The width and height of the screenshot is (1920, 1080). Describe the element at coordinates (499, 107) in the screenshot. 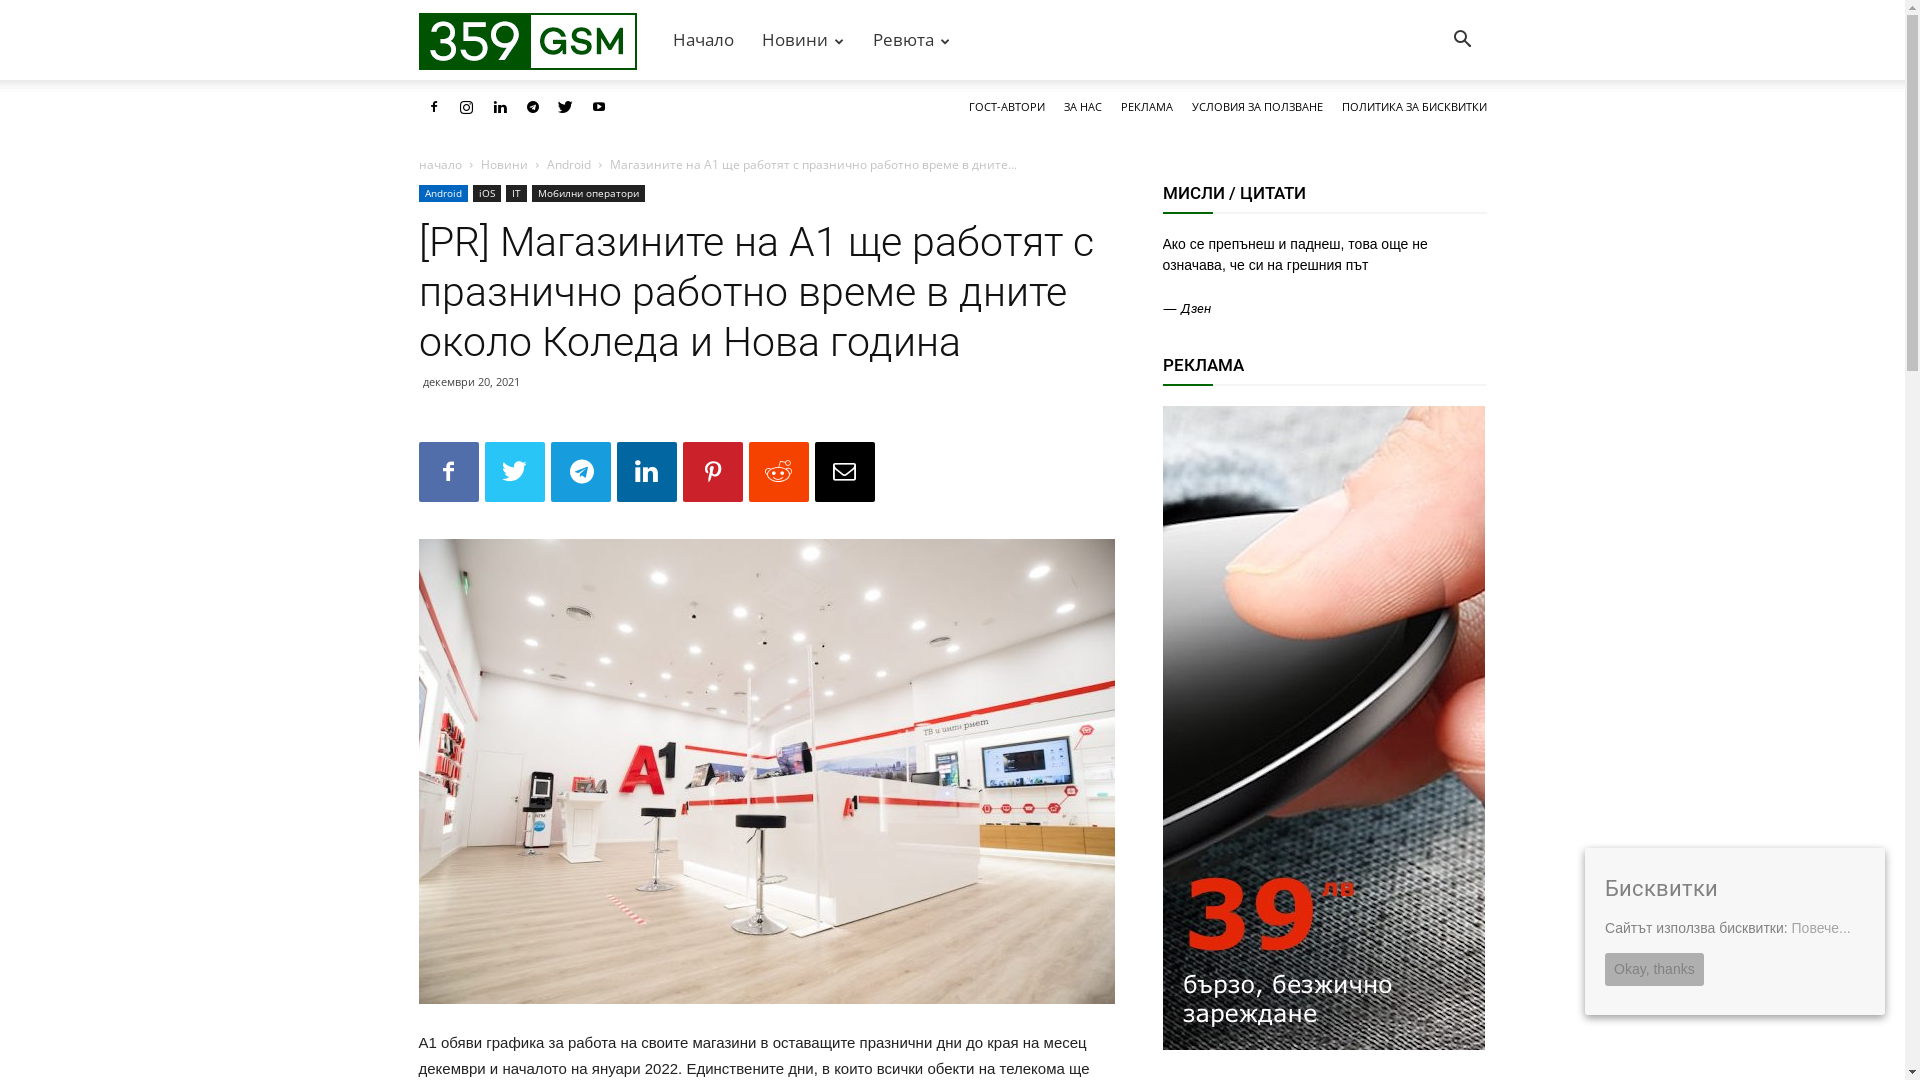

I see `'Linkedin'` at that location.